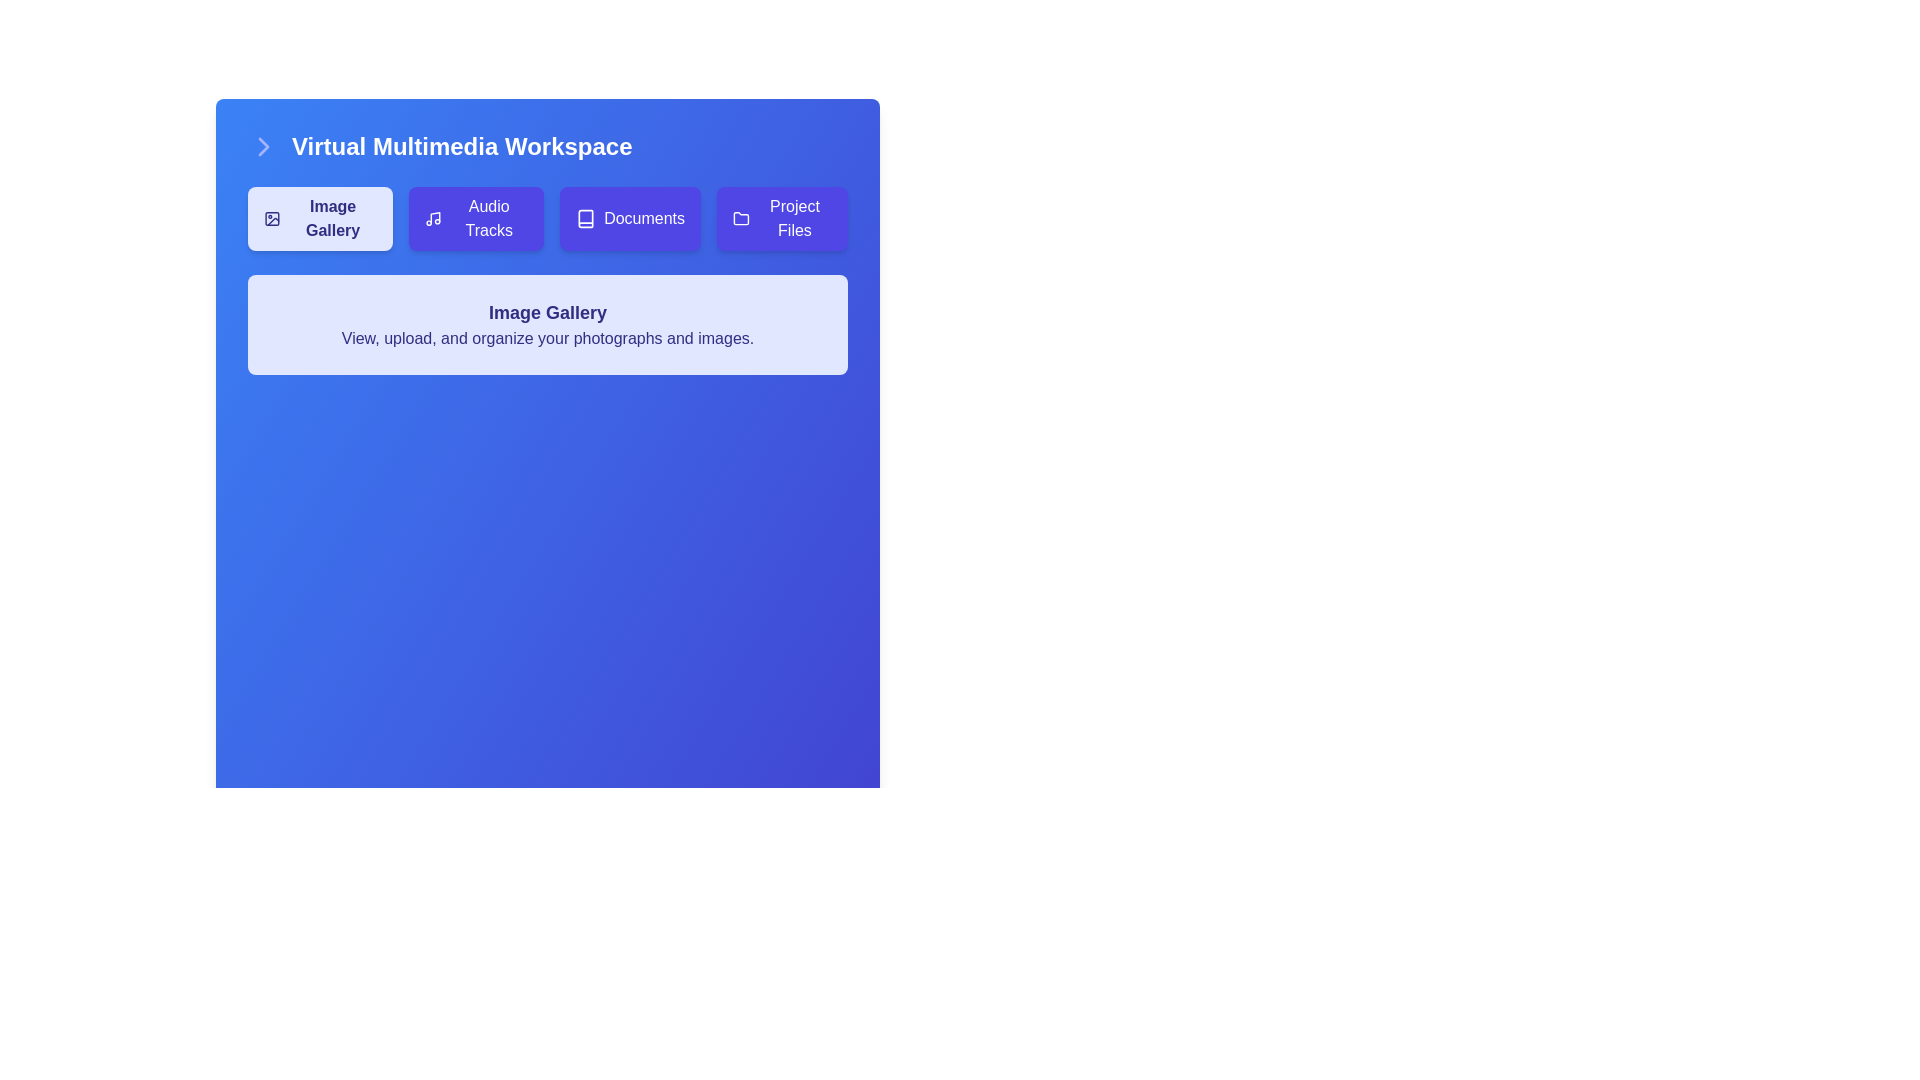 The image size is (1920, 1080). I want to click on the audio tracks icon located in the 'Virtual Multimedia Workspace' under the 'Audio Tracks' button, which is the second button from the left, so click(432, 219).